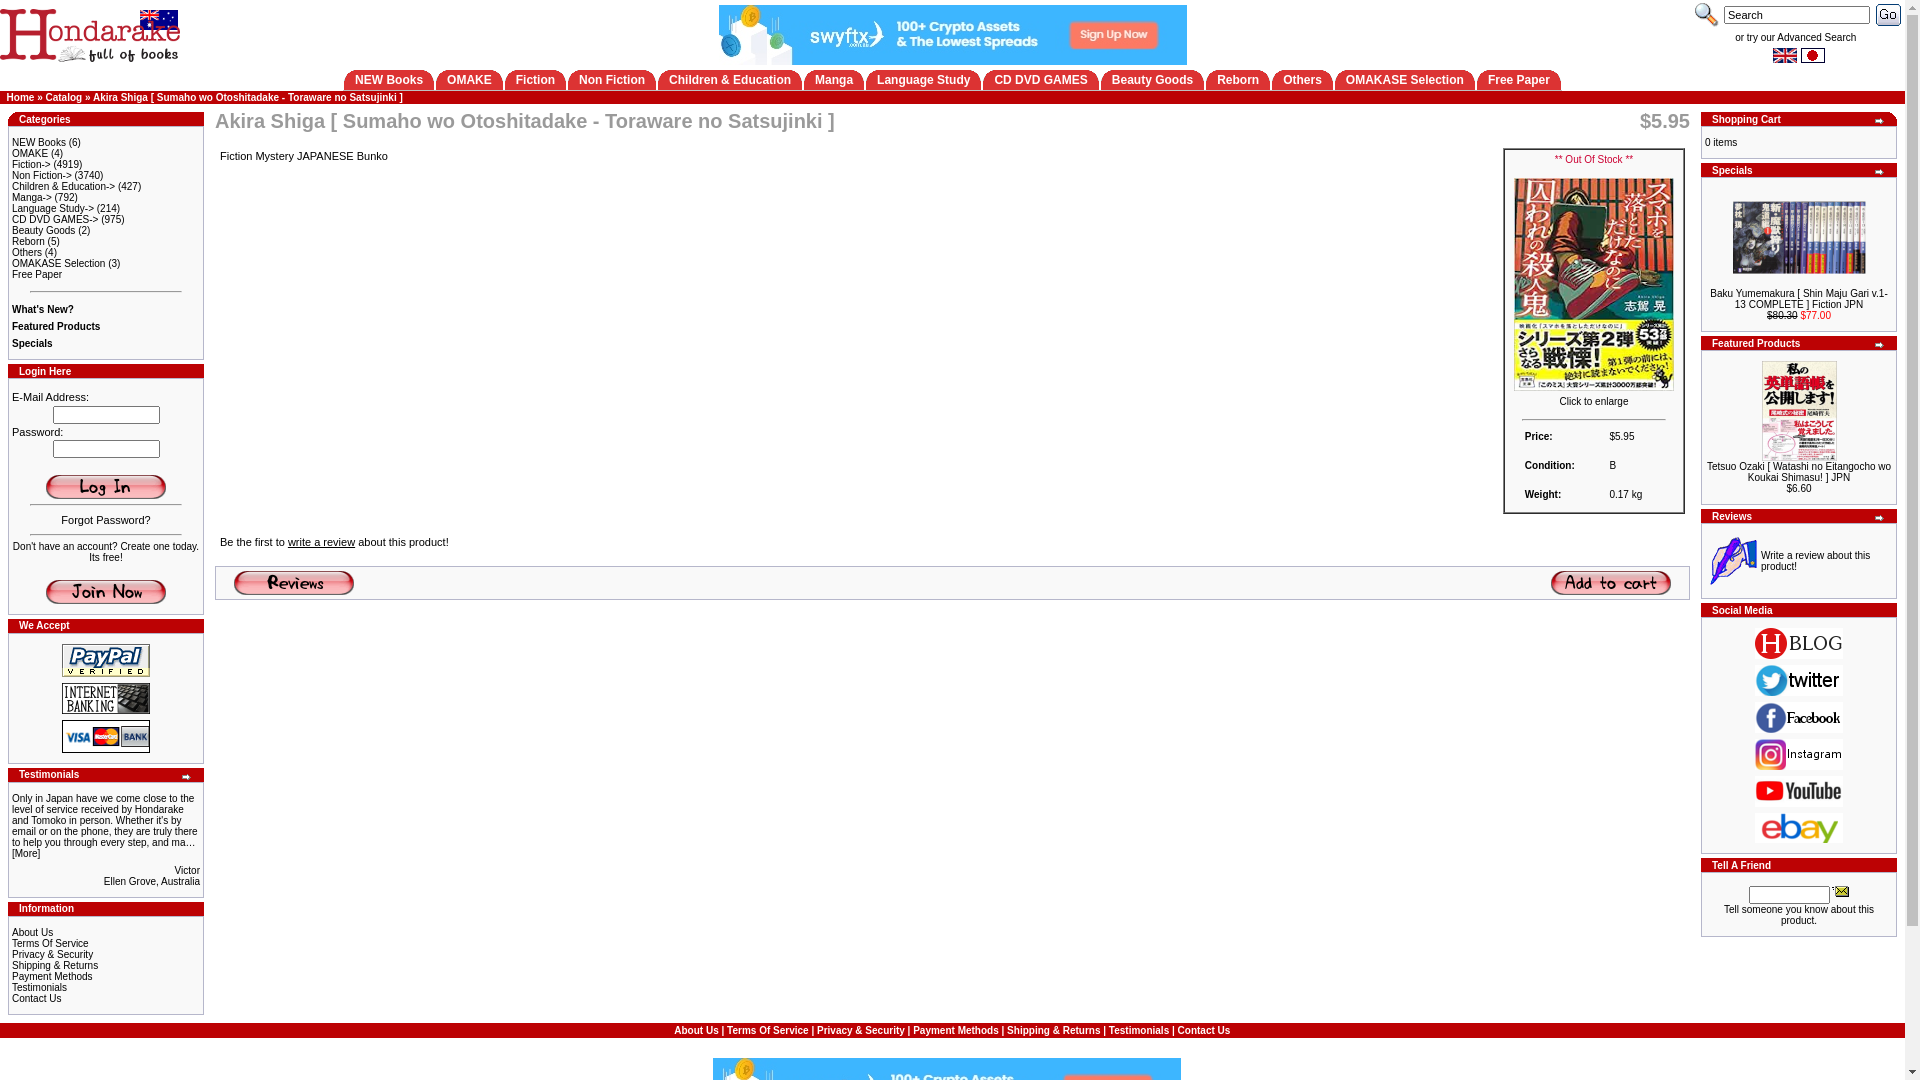  What do you see at coordinates (104, 590) in the screenshot?
I see `' Create Account '` at bounding box center [104, 590].